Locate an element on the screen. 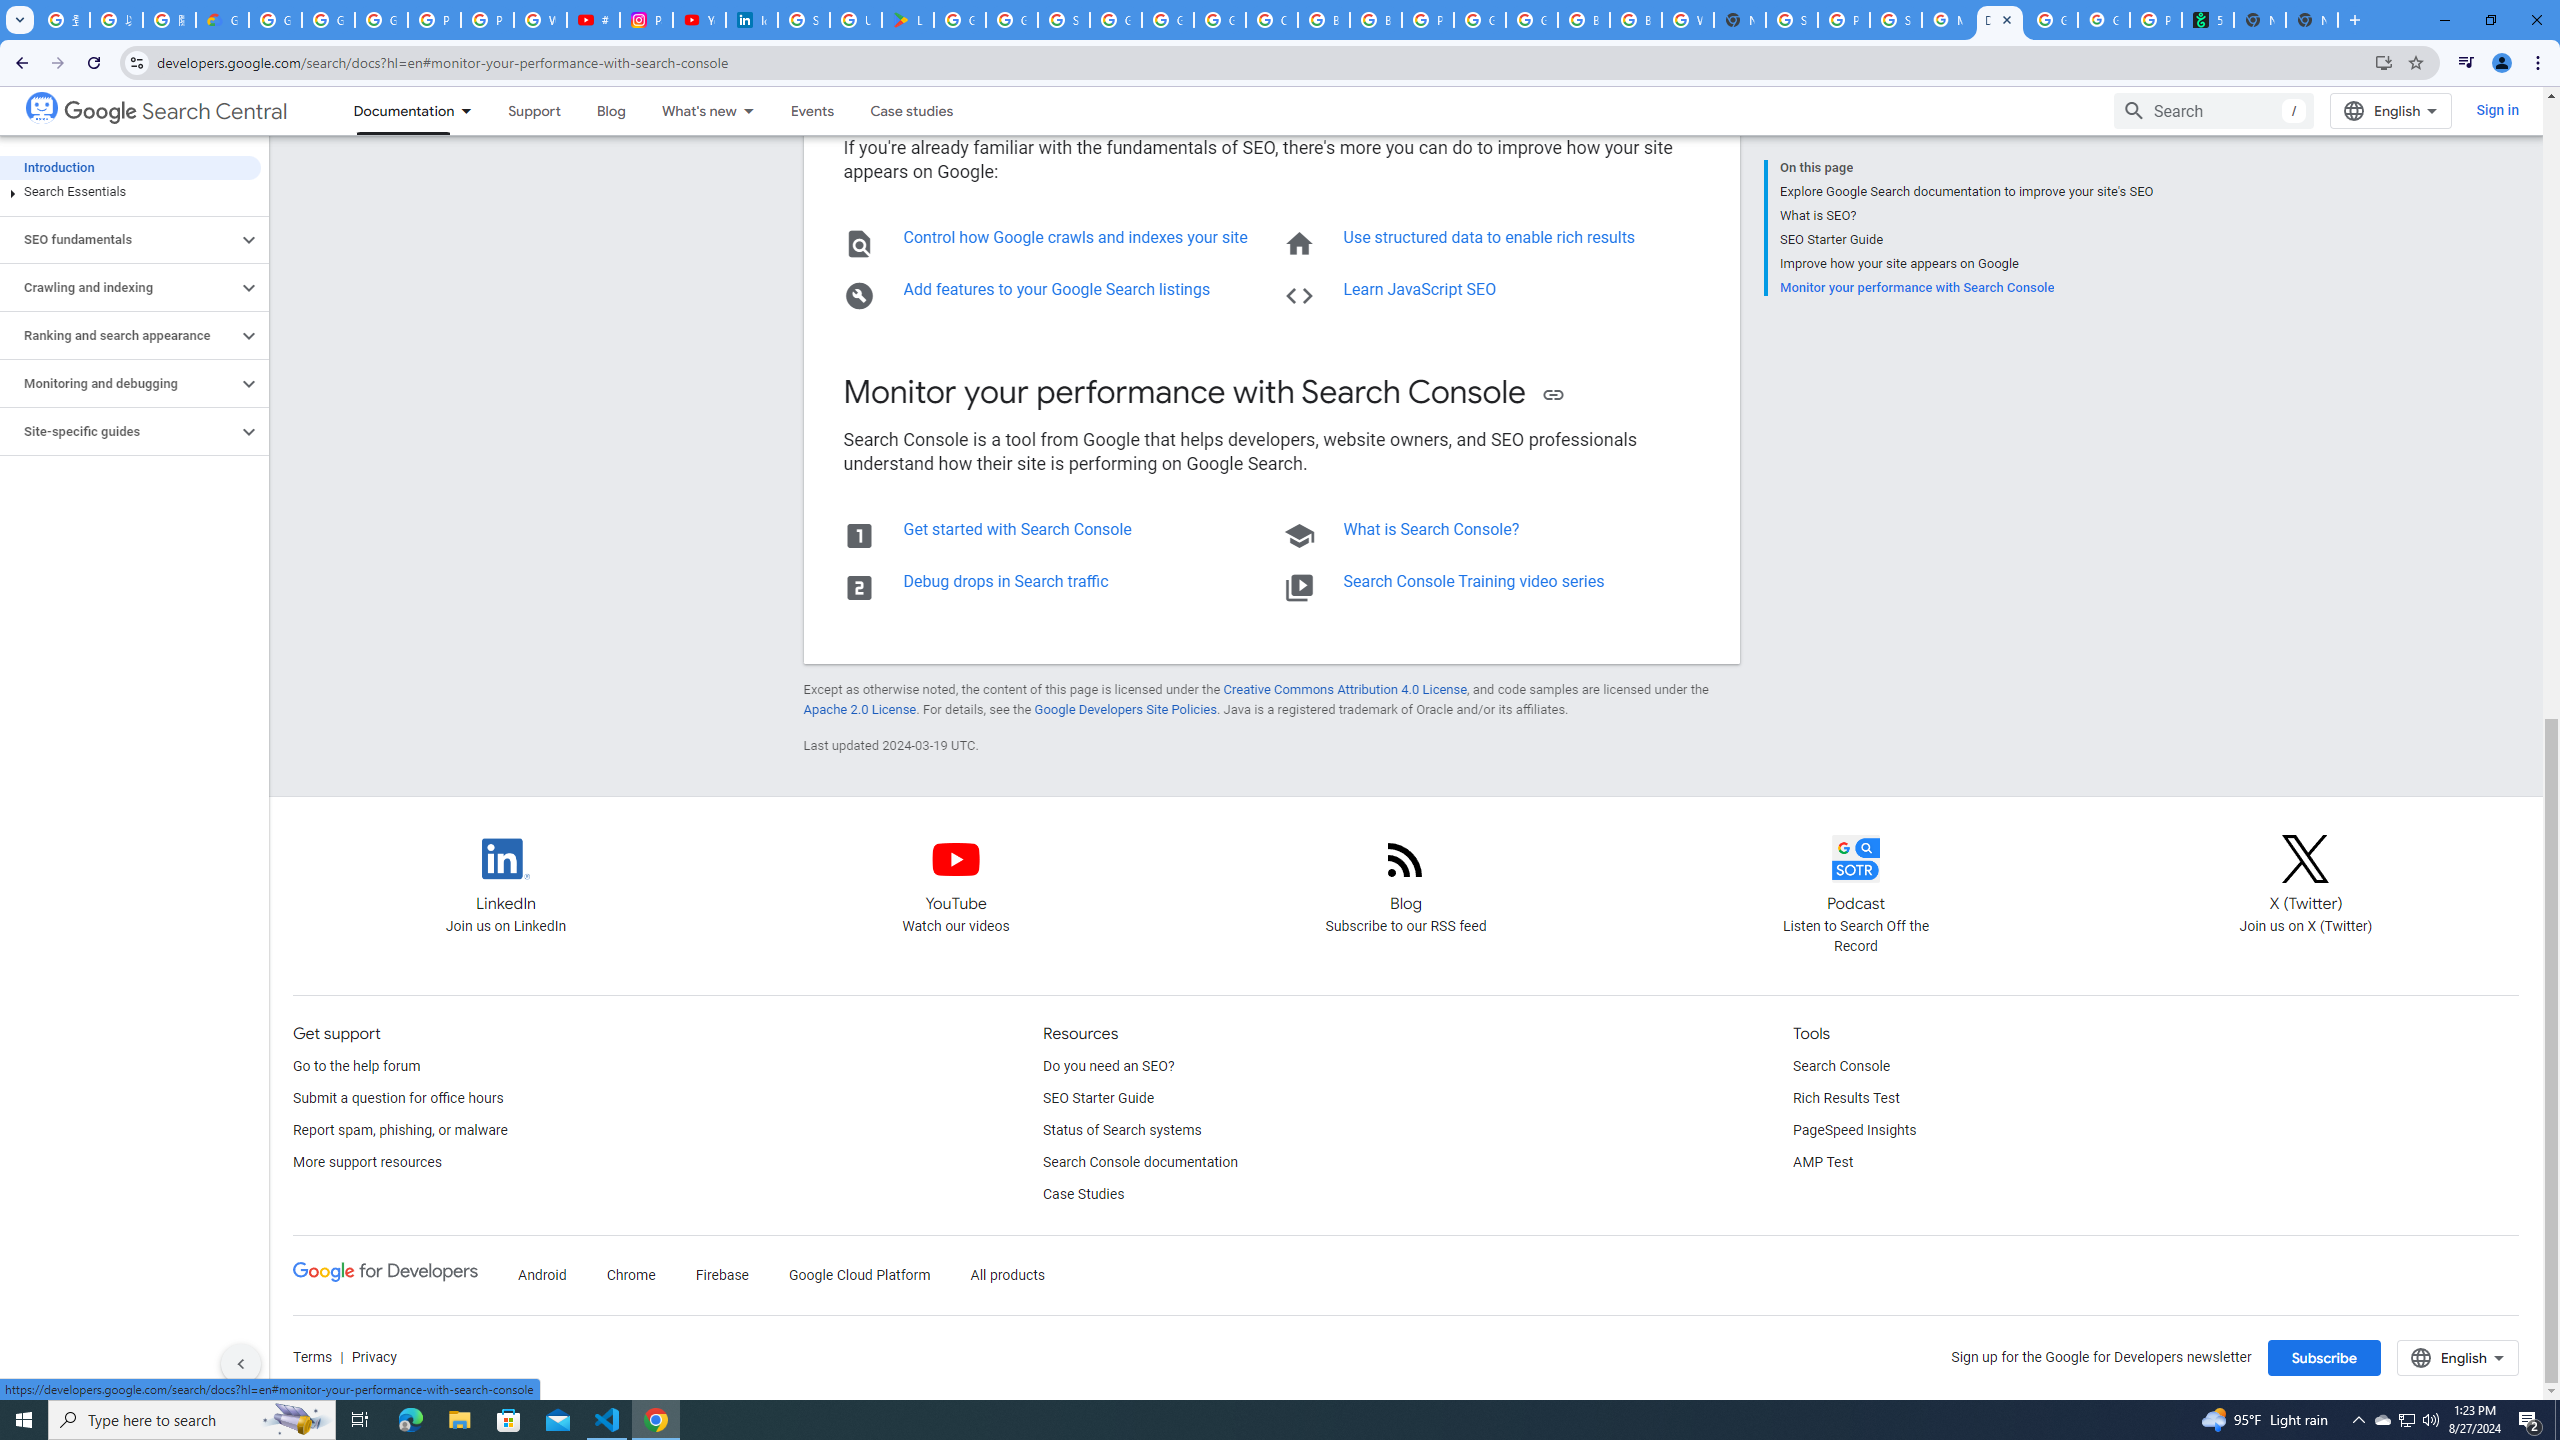  'Debug drops in Search traffic' is located at coordinates (1006, 581).